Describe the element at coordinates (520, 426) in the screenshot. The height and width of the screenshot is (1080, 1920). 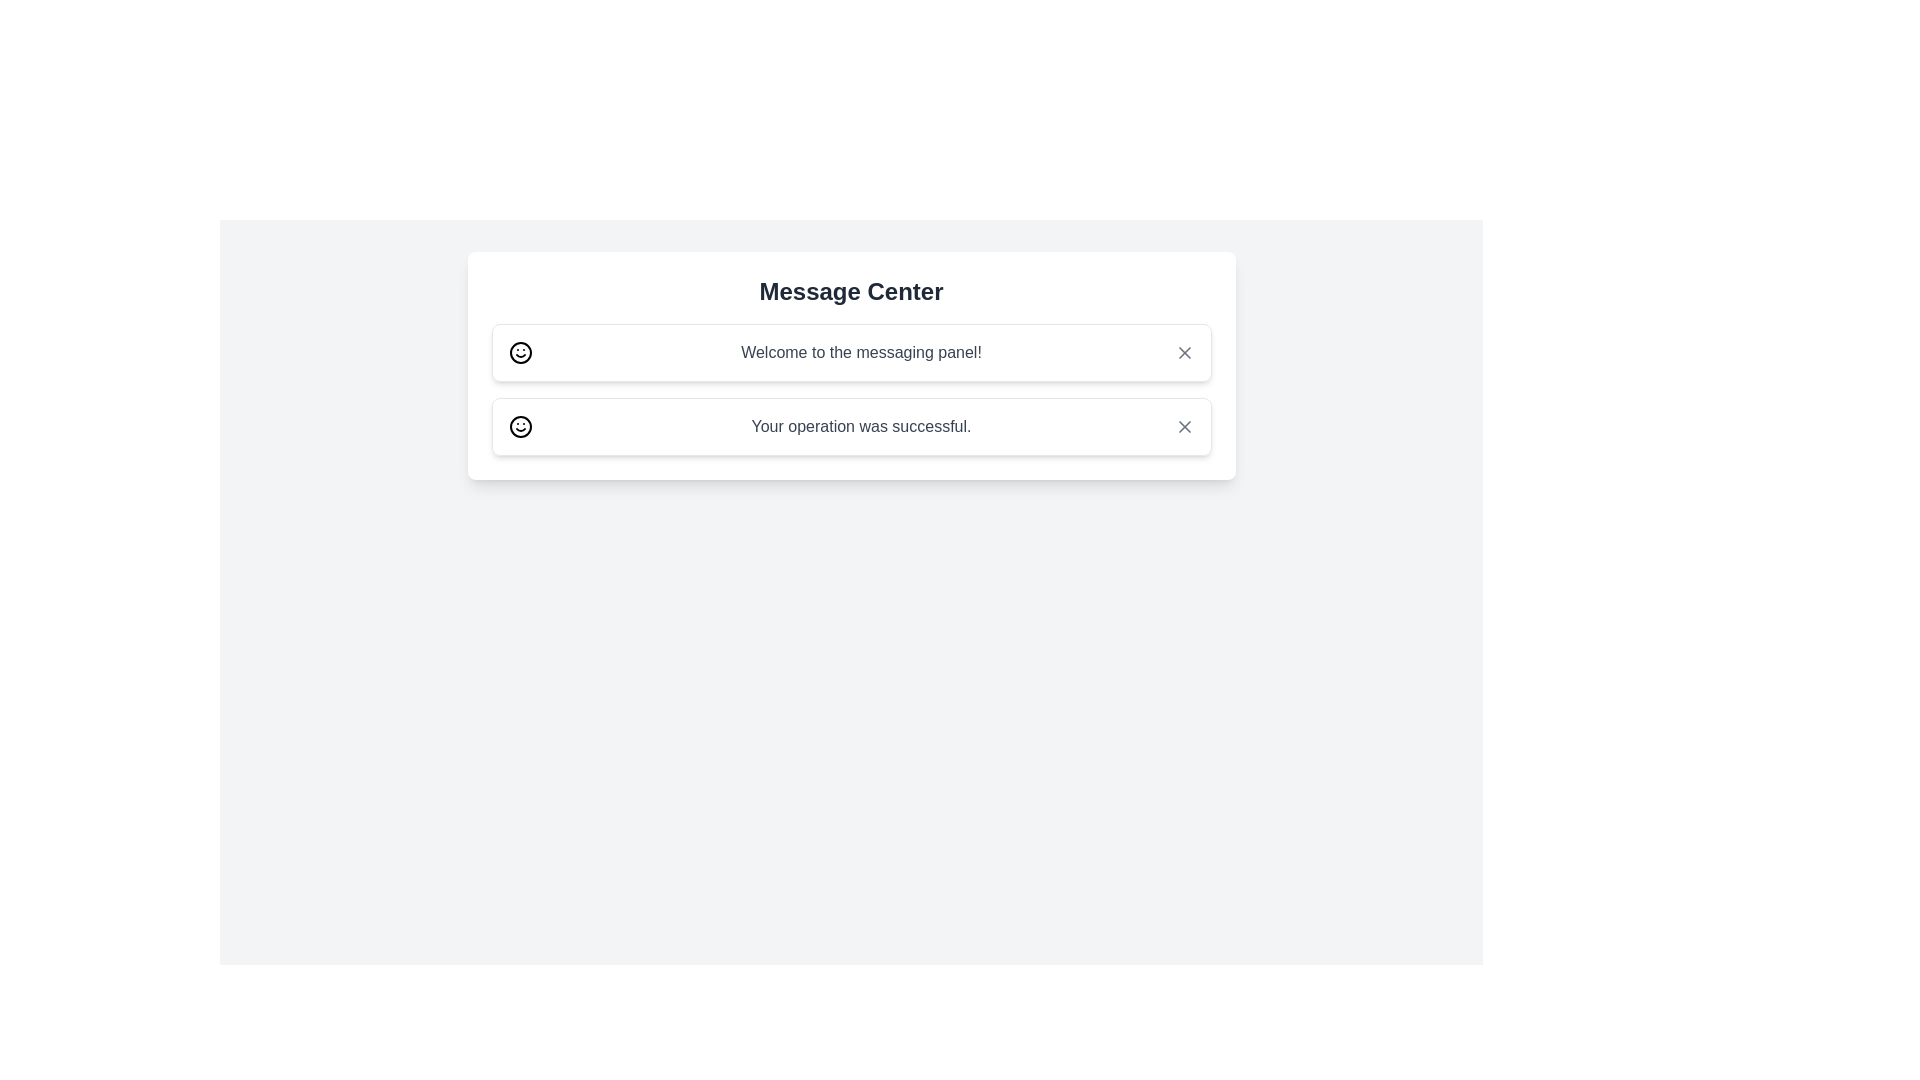
I see `the success status icon located to the left of the text 'Your operation was successful.' in the lower notification card within the 'Message Center' panel` at that location.